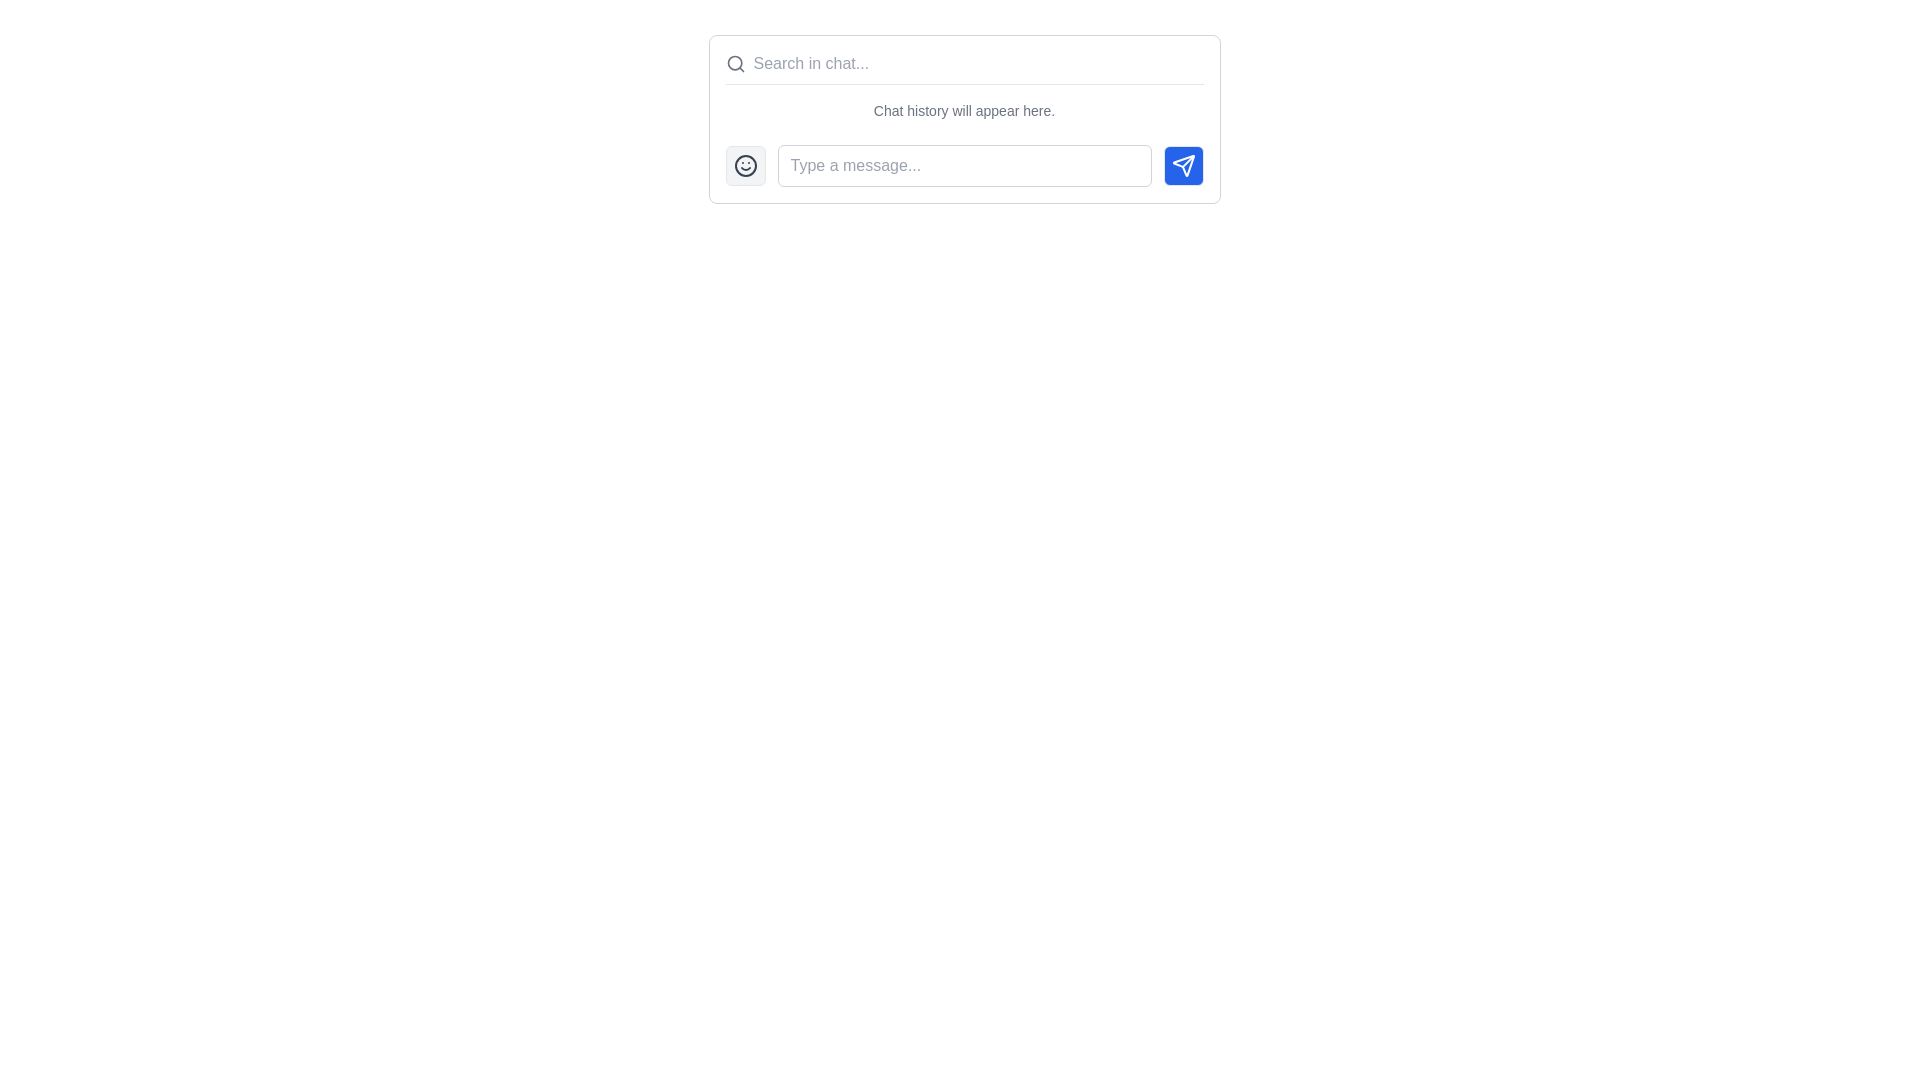  I want to click on the informative placeholder text indicating chat history display, located in the middle section of the chat interface, below the search box and above the text input field, so click(964, 111).